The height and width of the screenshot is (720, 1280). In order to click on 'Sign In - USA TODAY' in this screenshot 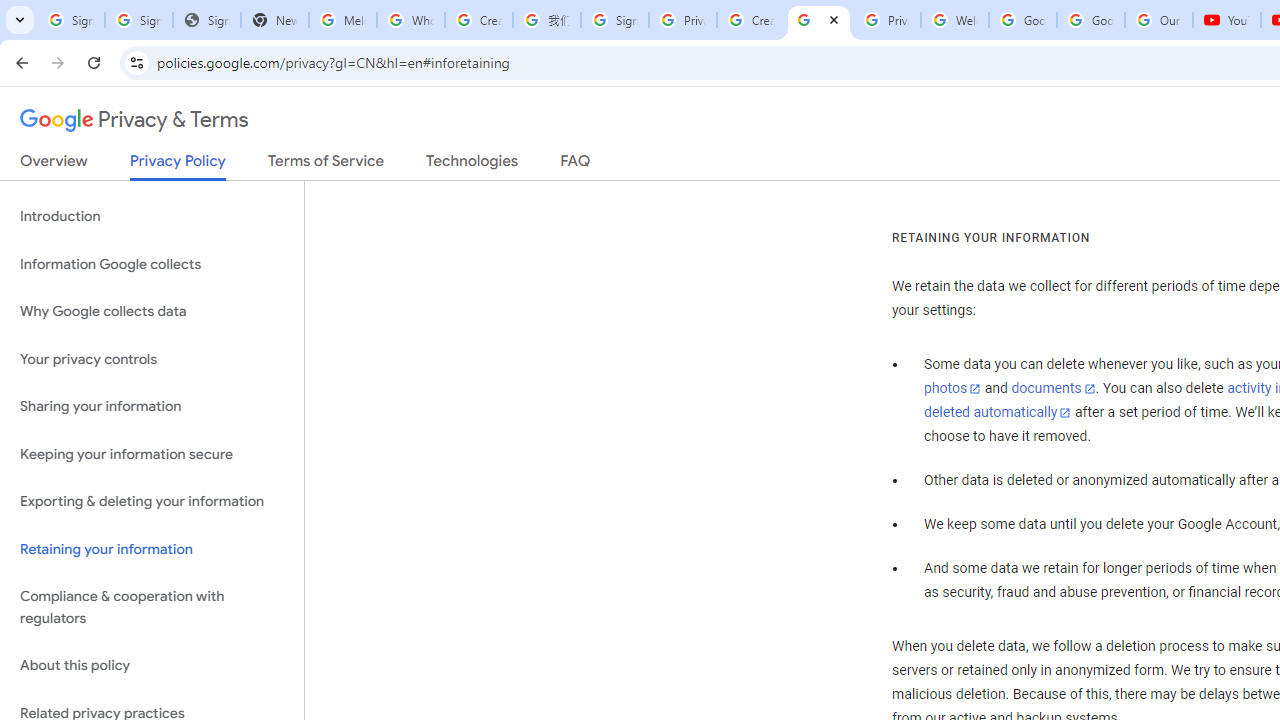, I will do `click(206, 20)`.